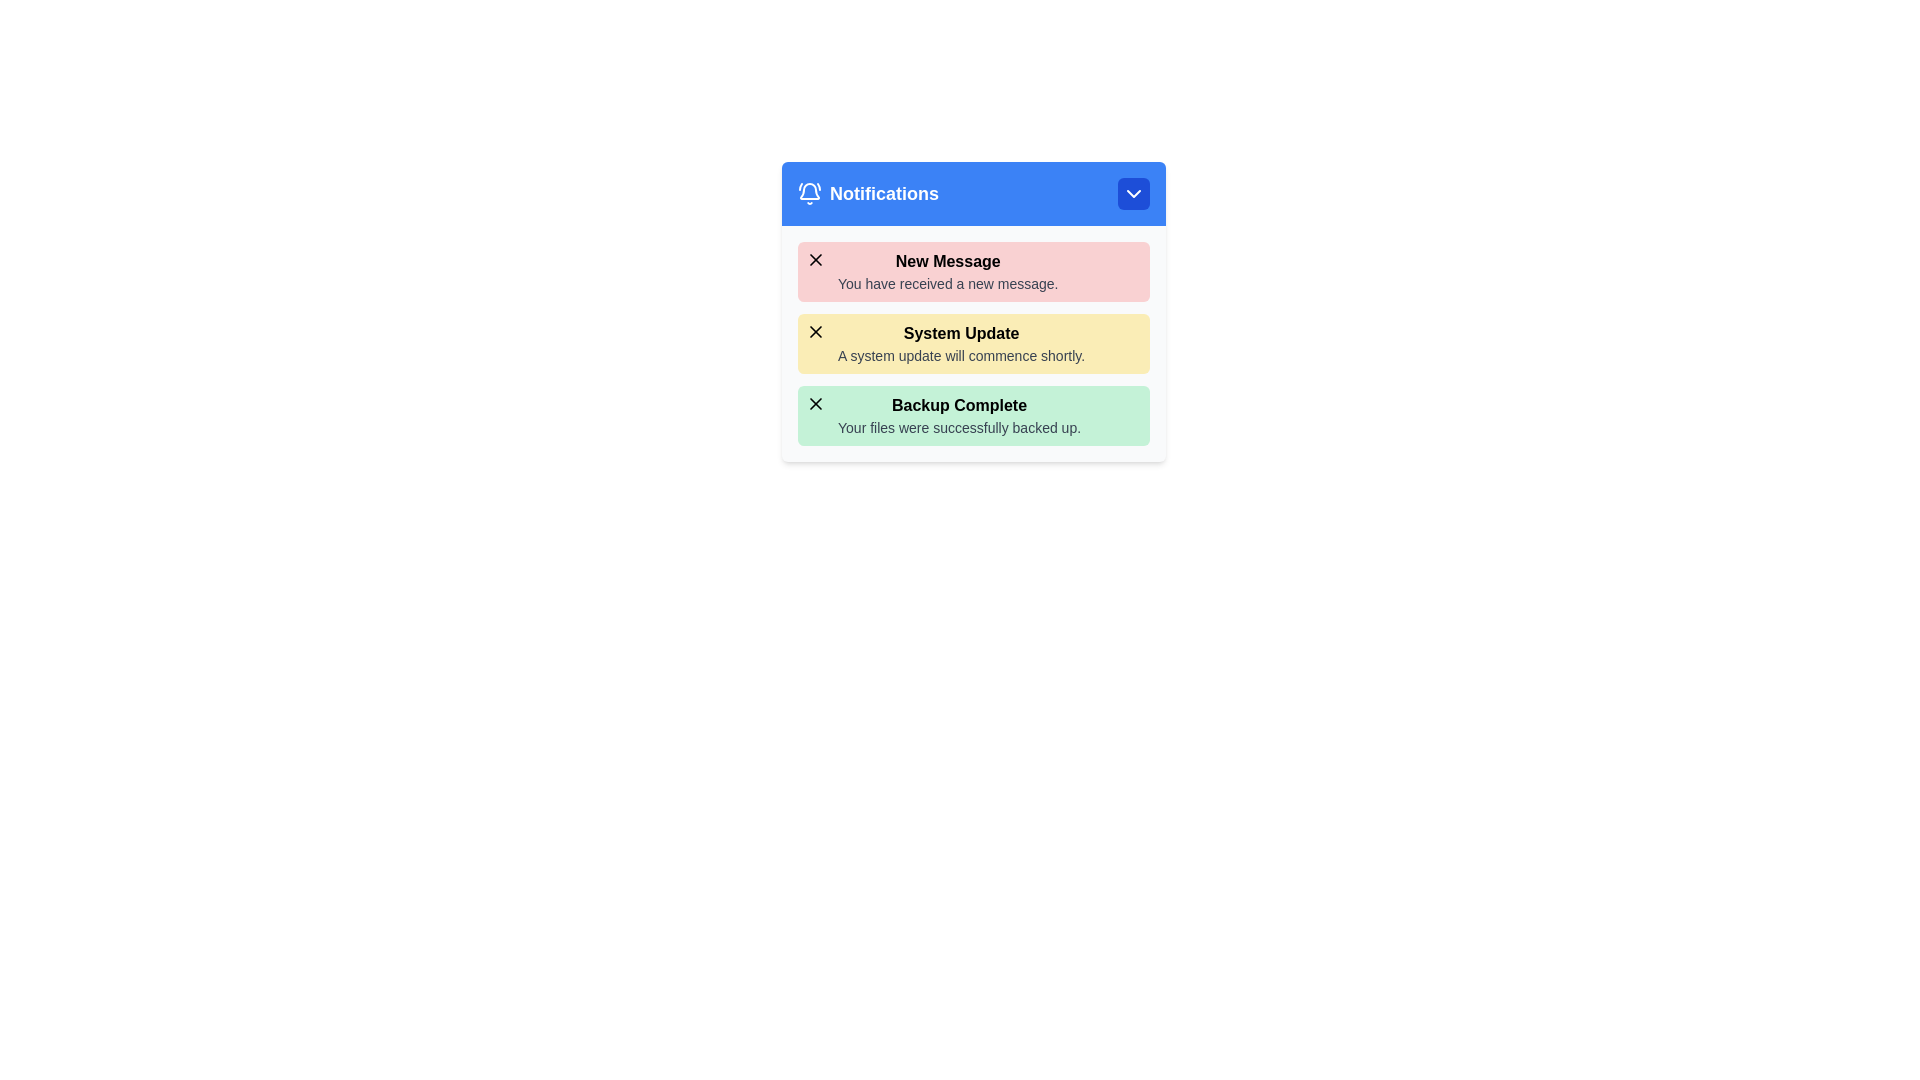 This screenshot has height=1080, width=1920. I want to click on the Static text header indicating the successful completion of a backup process in the third notification card within the Notifications panel, so click(958, 405).